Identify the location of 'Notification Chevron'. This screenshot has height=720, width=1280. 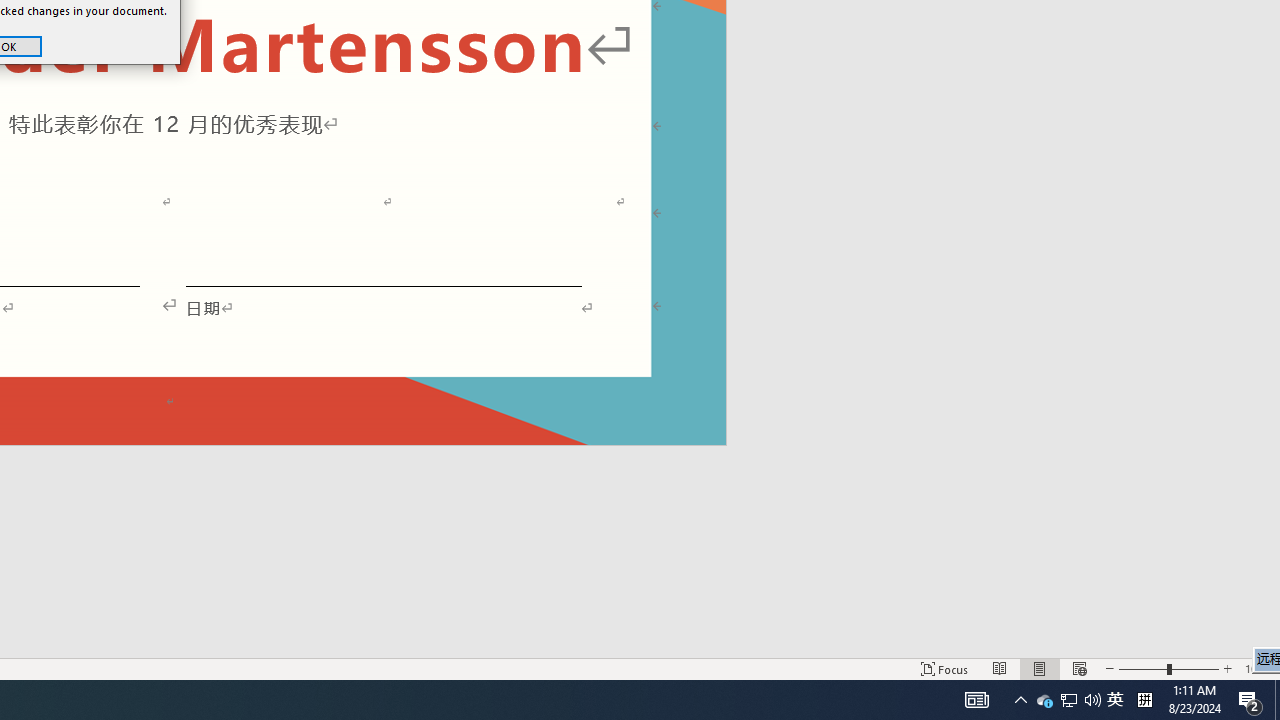
(1020, 698).